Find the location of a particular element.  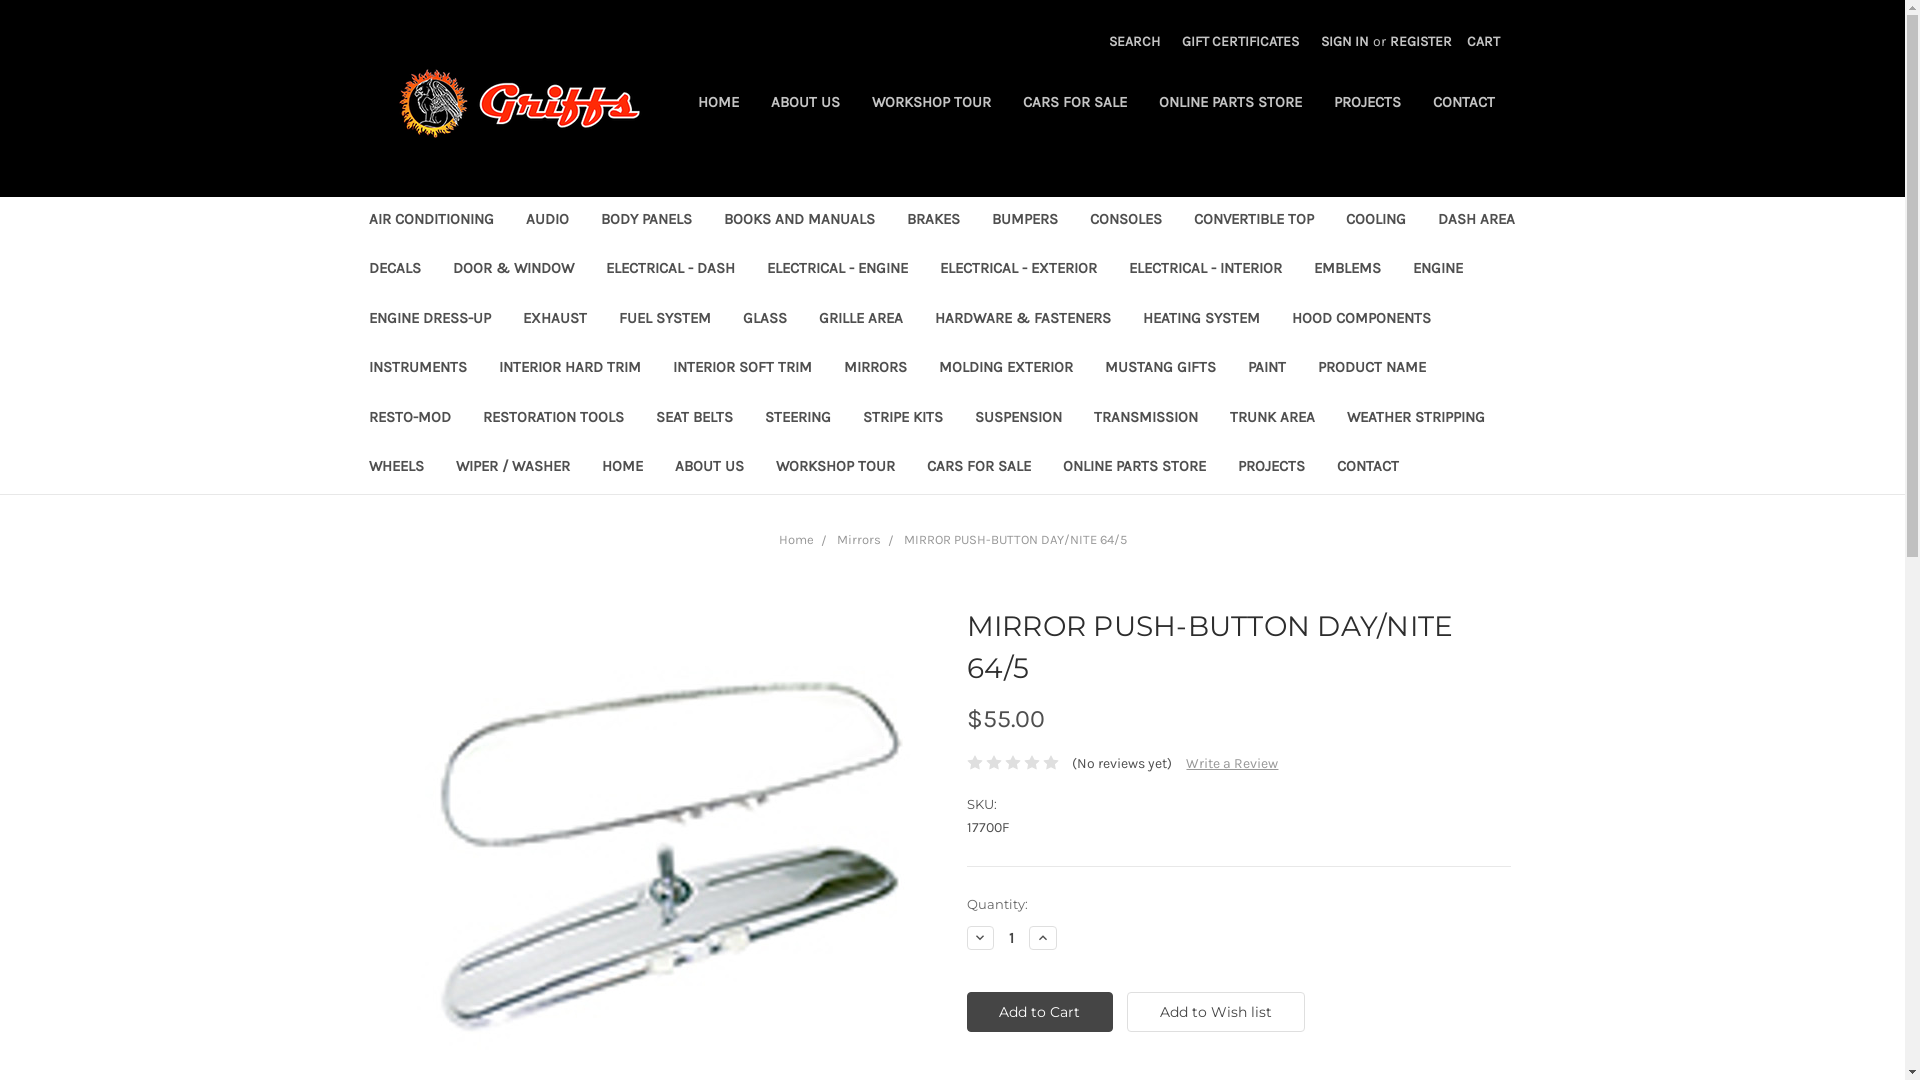

'ELECTRICAL - DASH' is located at coordinates (670, 270).